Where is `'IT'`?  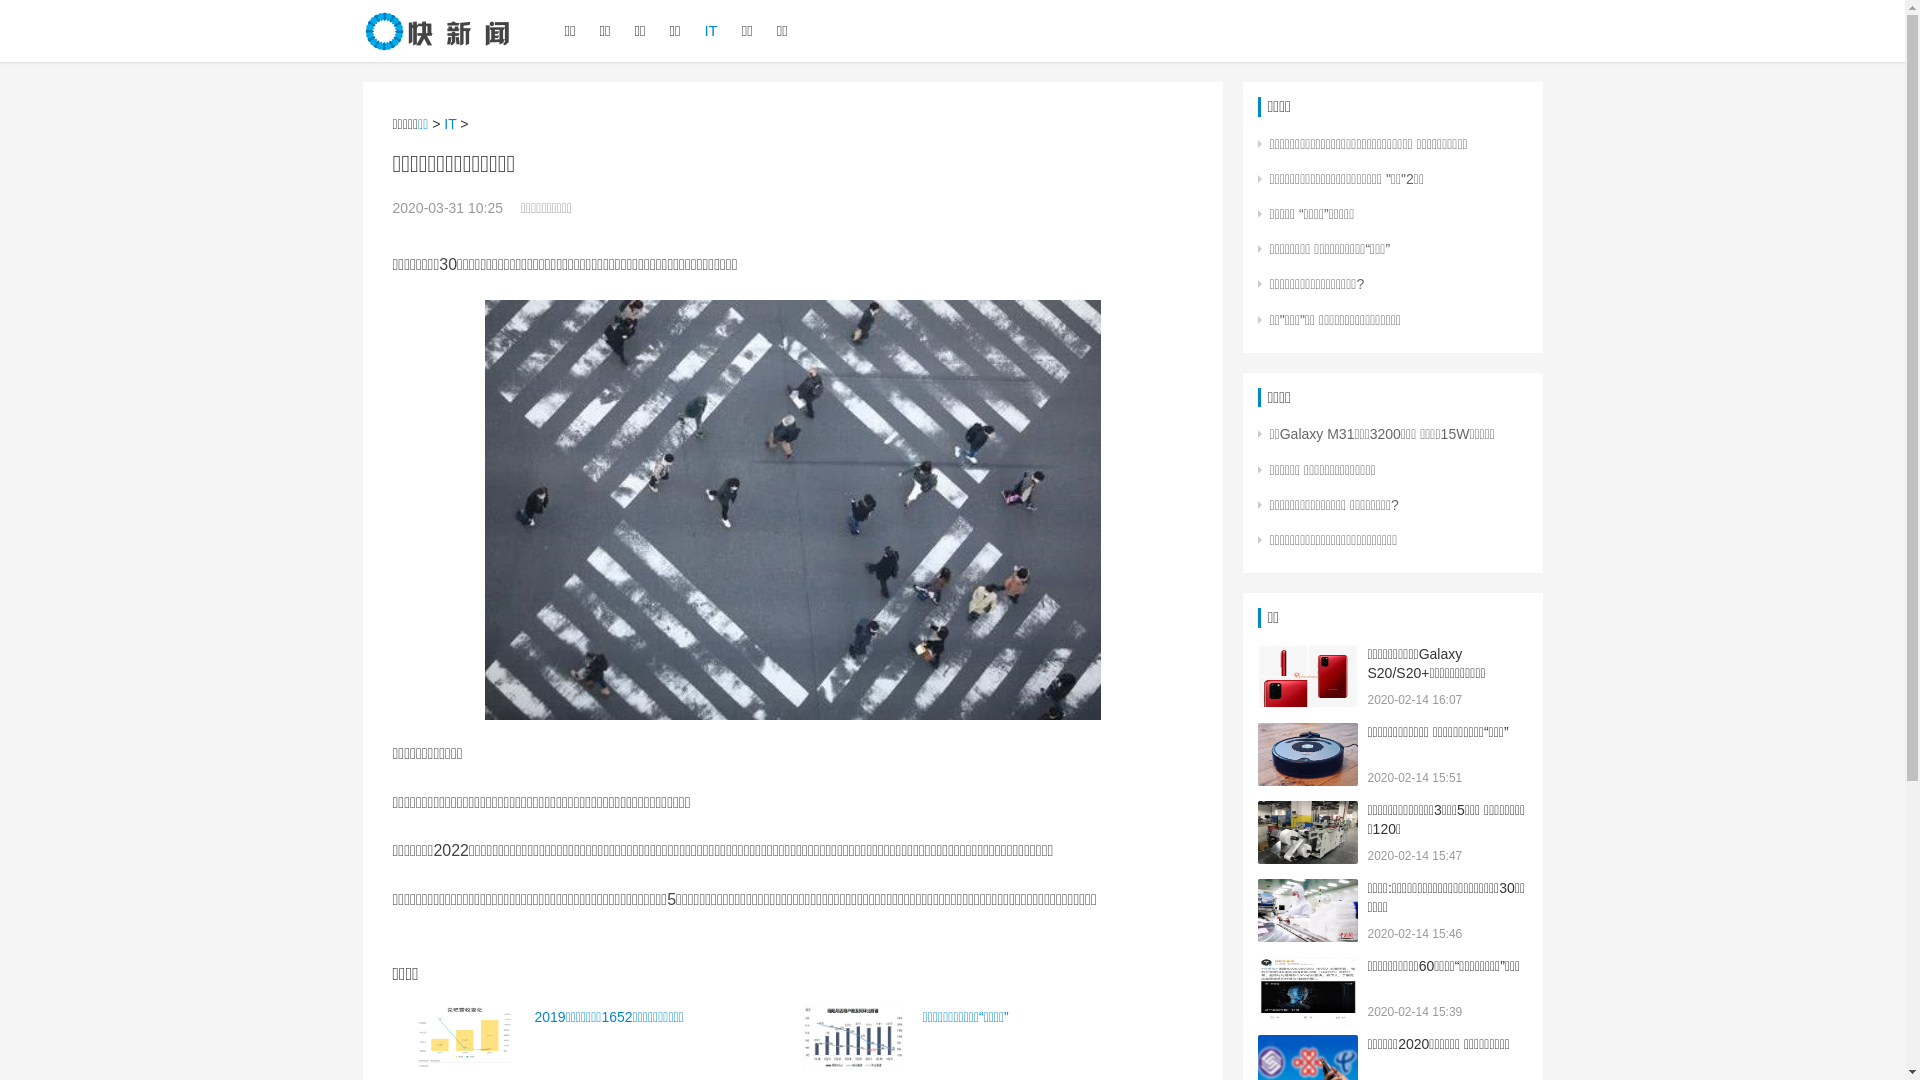 'IT' is located at coordinates (691, 30).